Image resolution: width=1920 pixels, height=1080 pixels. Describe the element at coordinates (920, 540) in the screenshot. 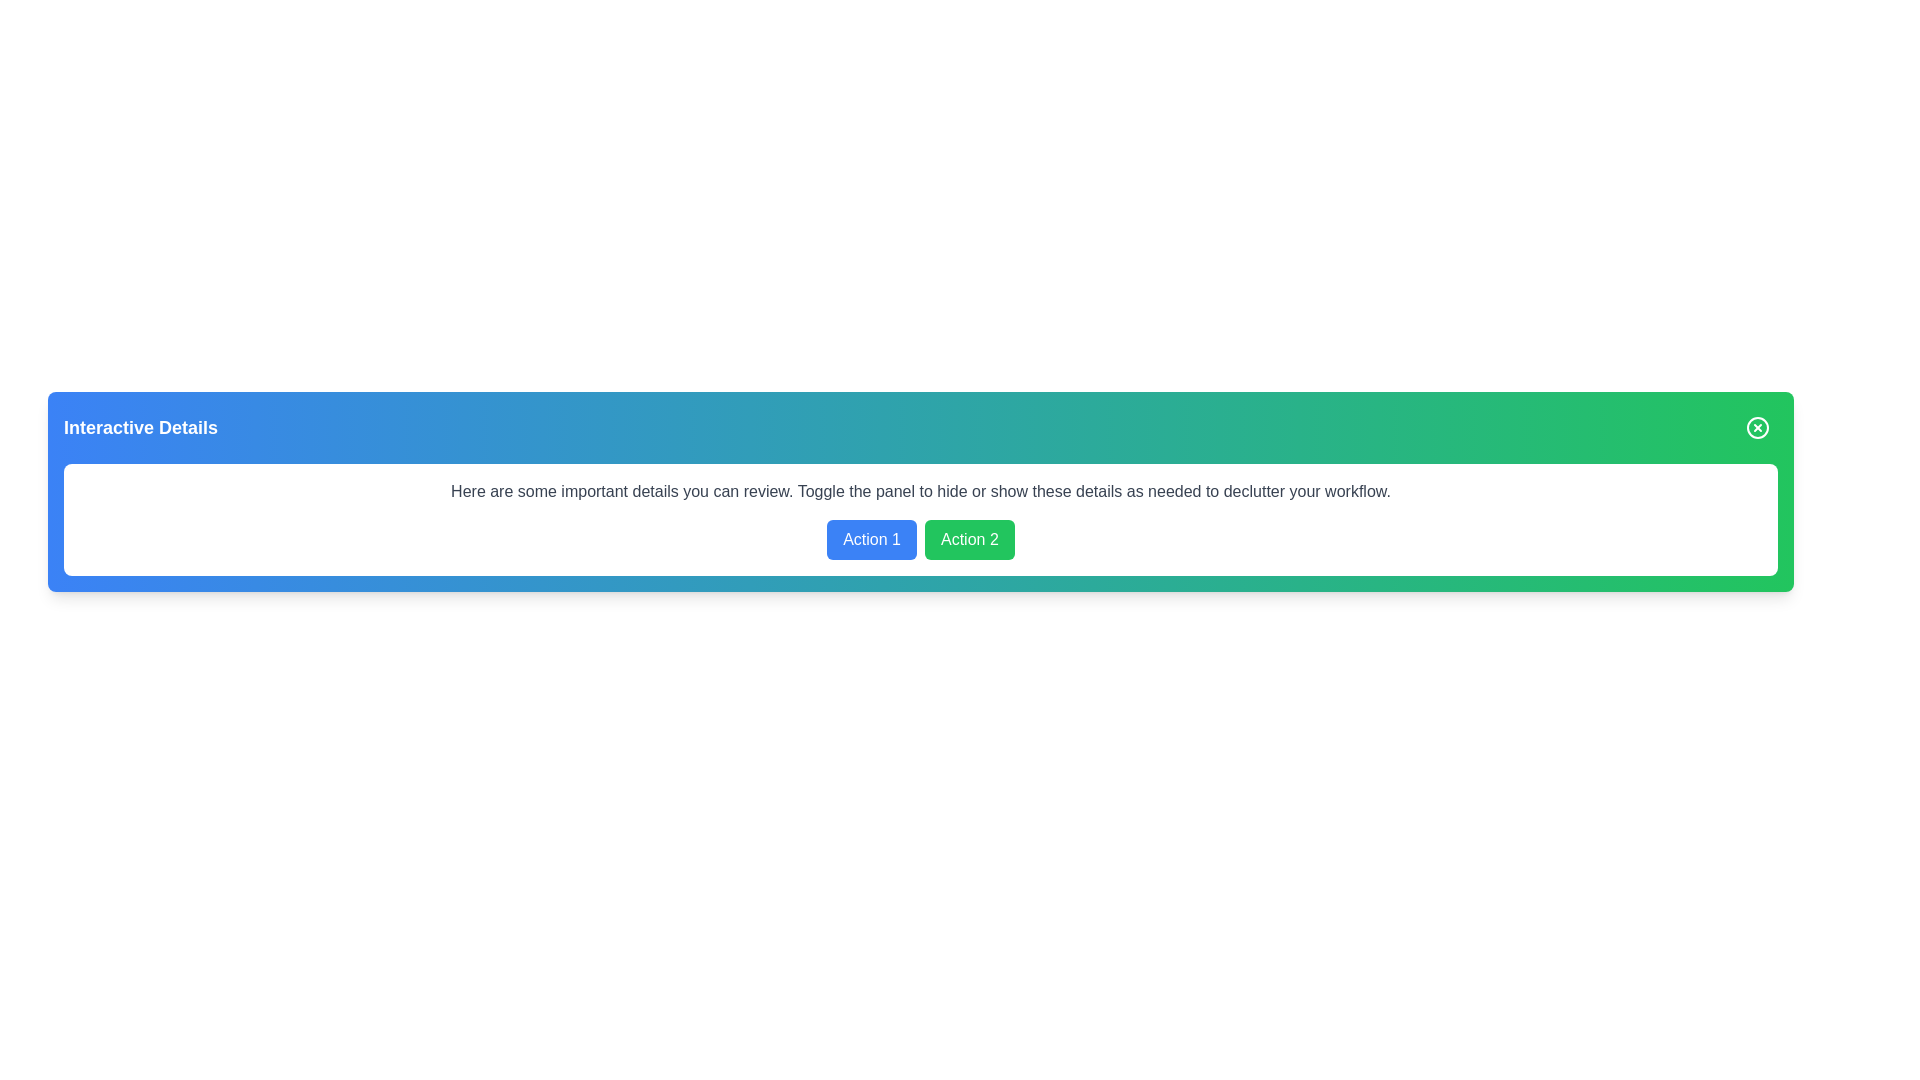

I see `the button labeled 'Action 2' in the group of buttons, which has a green background and white text` at that location.